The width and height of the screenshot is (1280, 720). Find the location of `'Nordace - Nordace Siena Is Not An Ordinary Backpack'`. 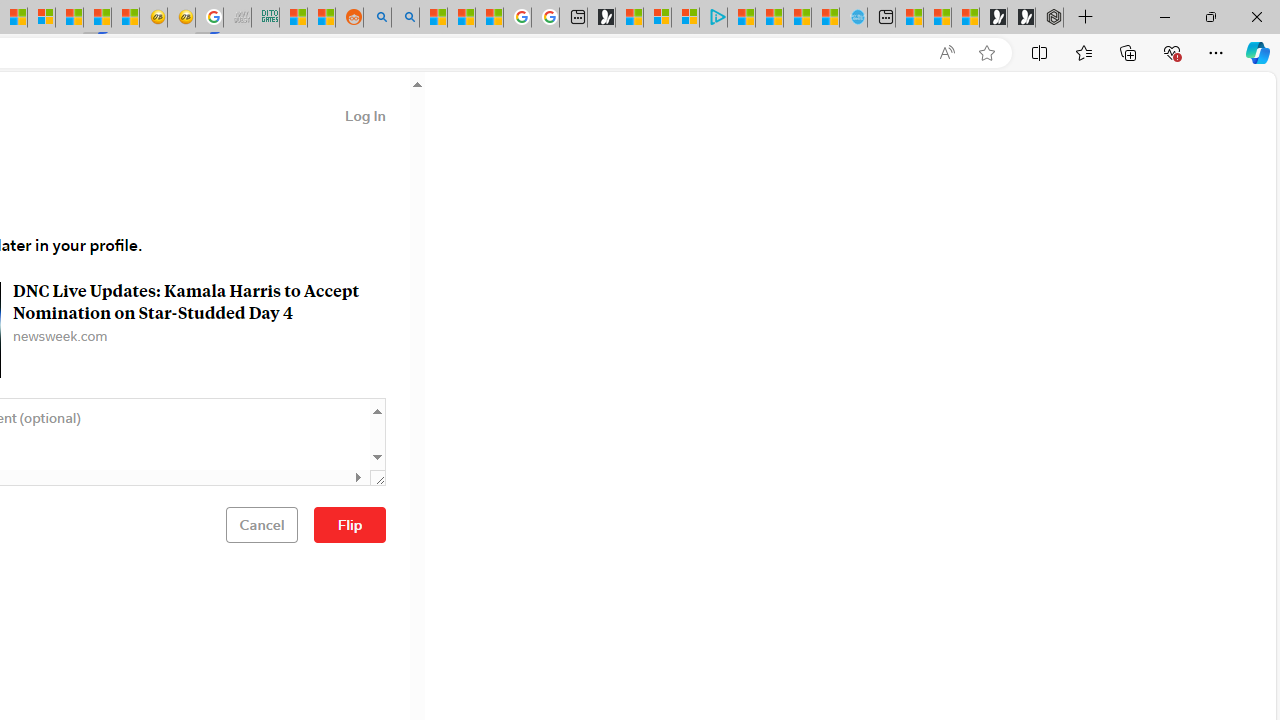

'Nordace - Nordace Siena Is Not An Ordinary Backpack' is located at coordinates (1048, 17).